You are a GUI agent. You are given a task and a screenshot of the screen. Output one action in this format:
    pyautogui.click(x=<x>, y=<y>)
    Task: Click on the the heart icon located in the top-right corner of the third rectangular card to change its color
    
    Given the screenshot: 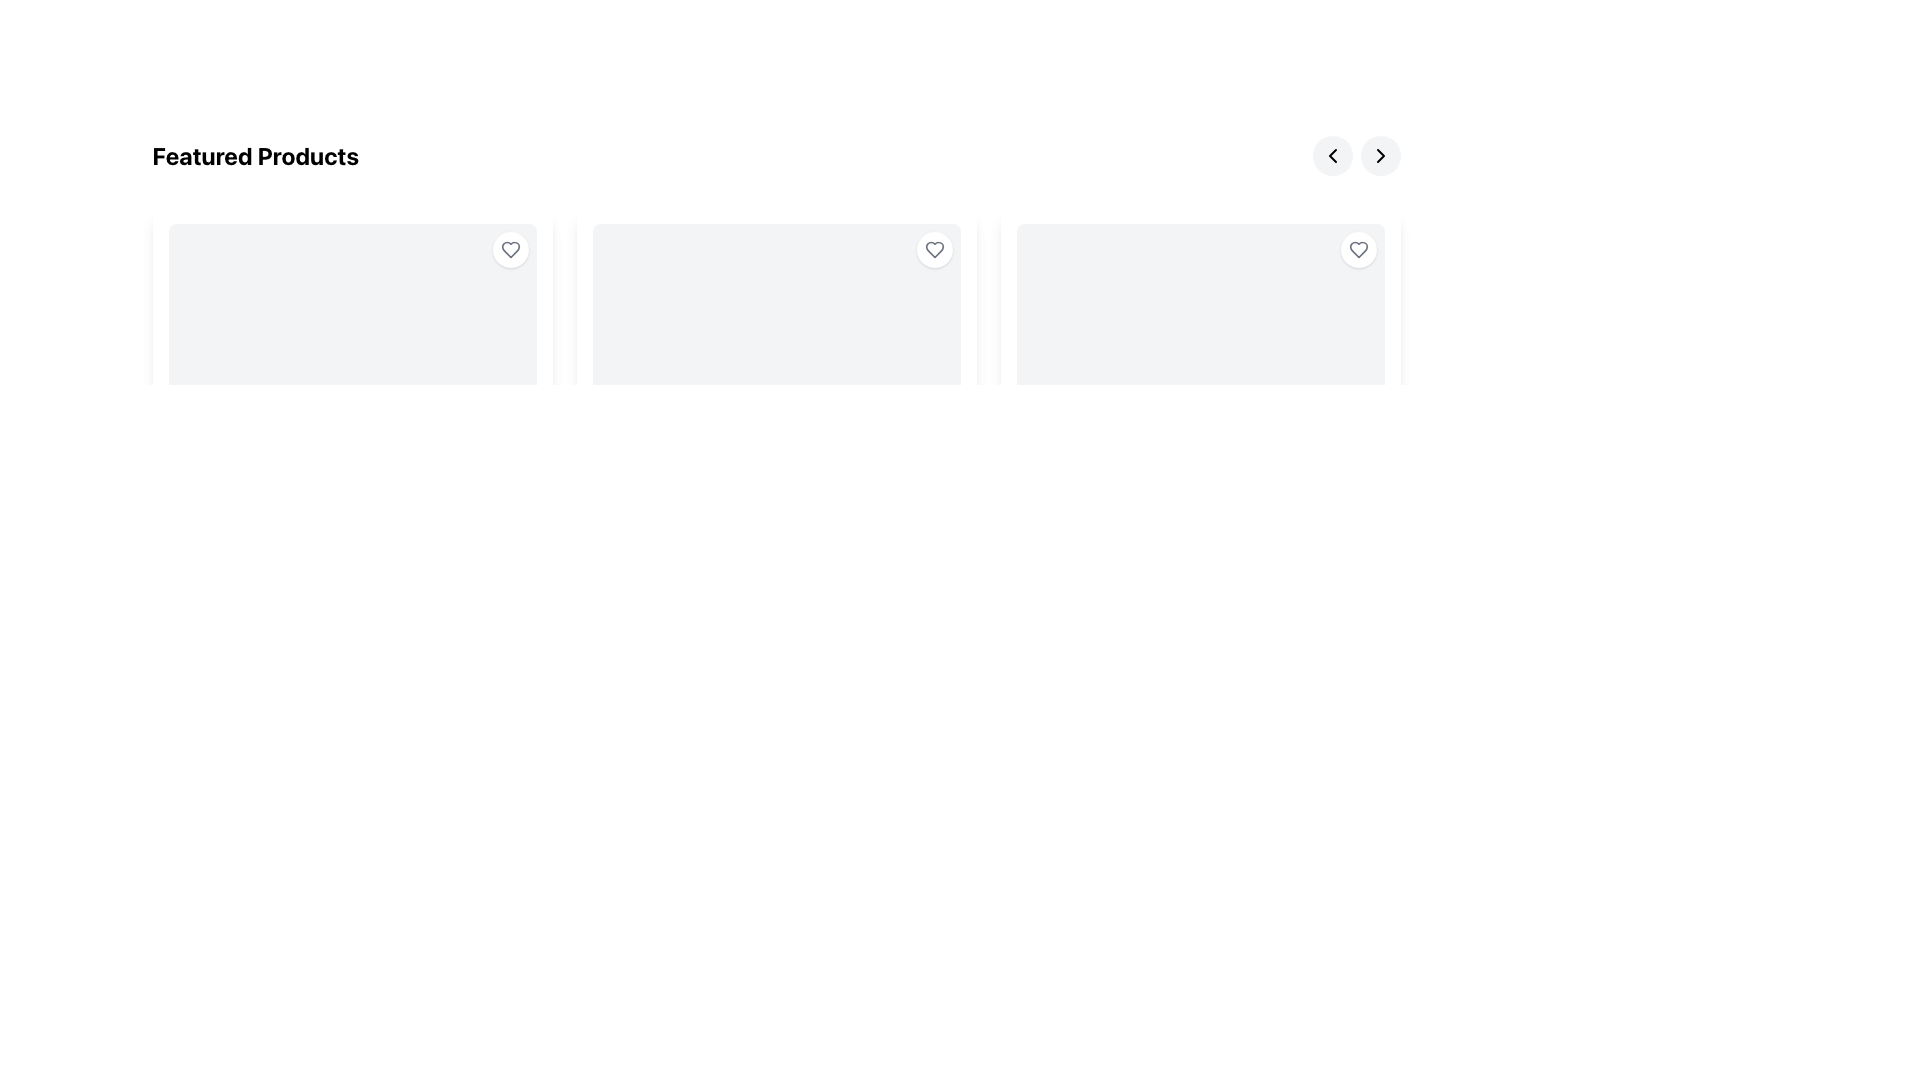 What is the action you would take?
    pyautogui.click(x=1358, y=249)
    